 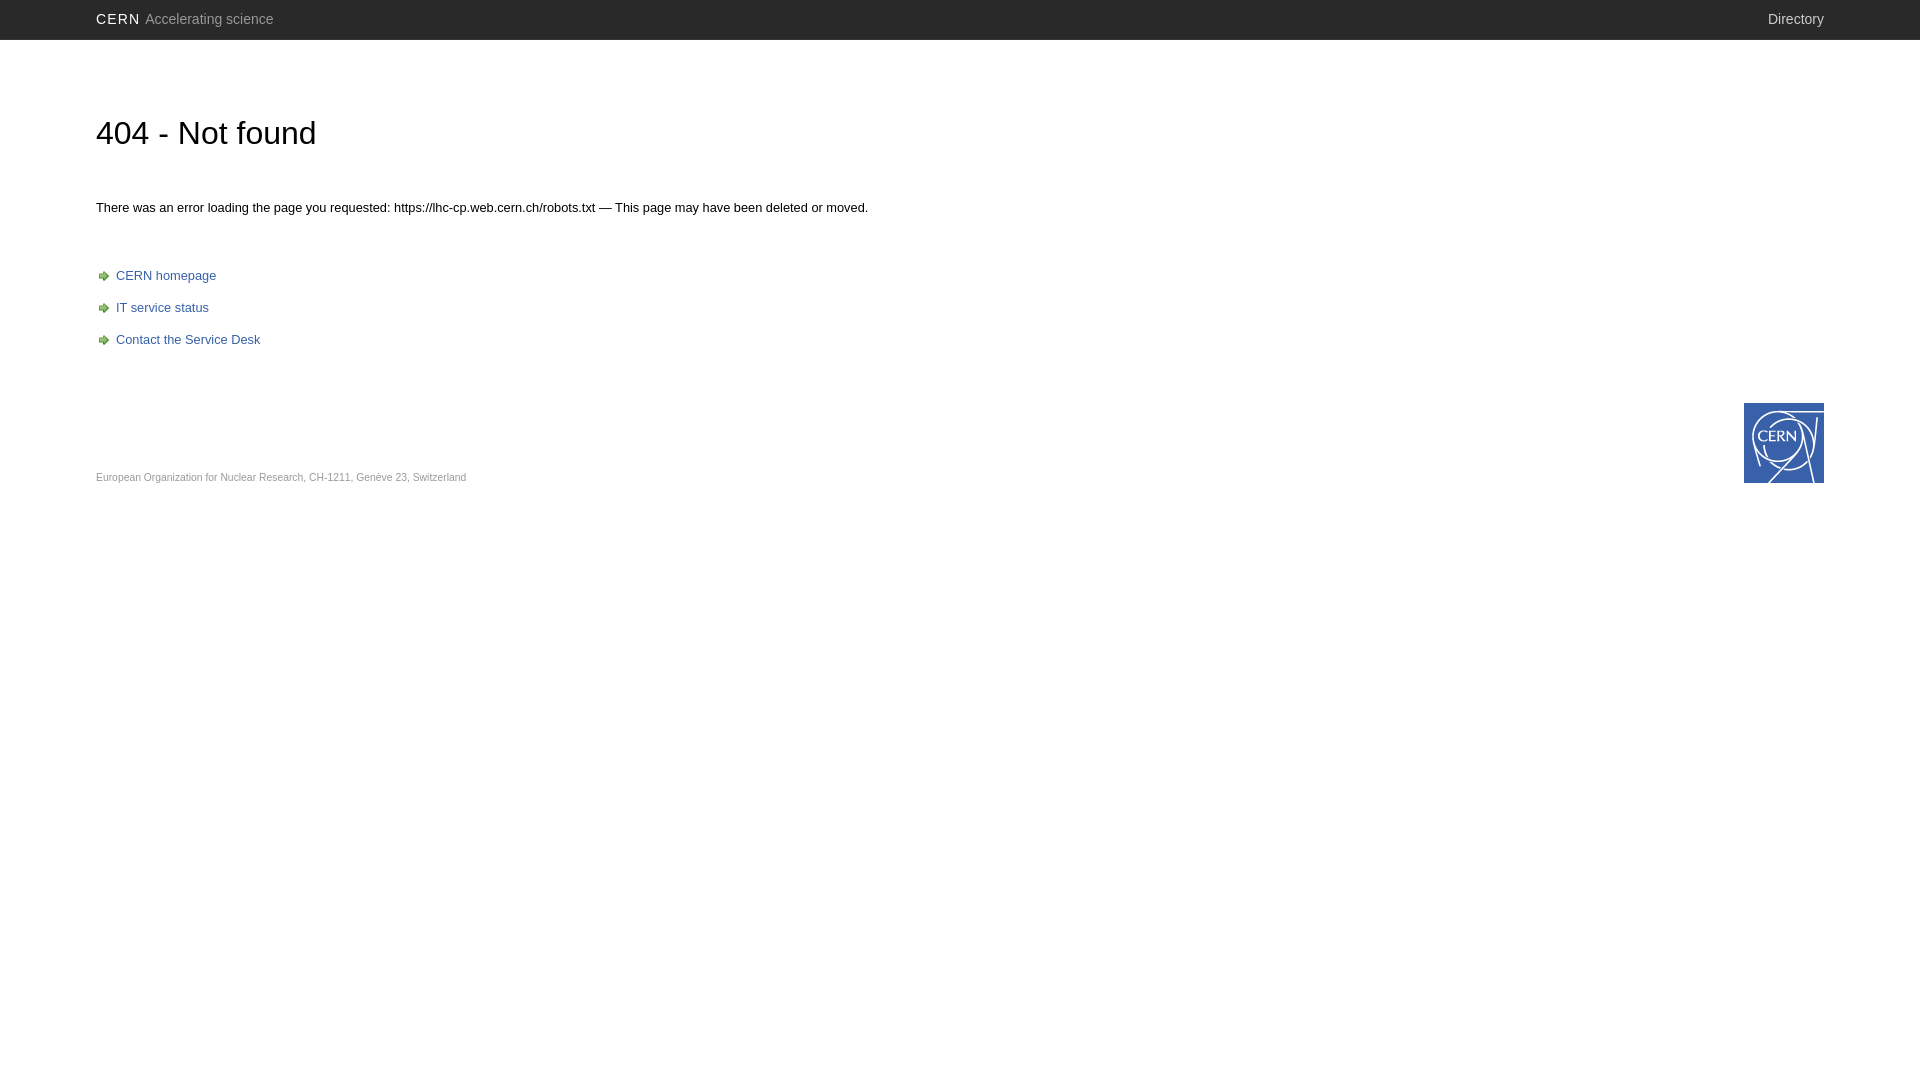 What do you see at coordinates (1784, 442) in the screenshot?
I see `'www.cern.ch'` at bounding box center [1784, 442].